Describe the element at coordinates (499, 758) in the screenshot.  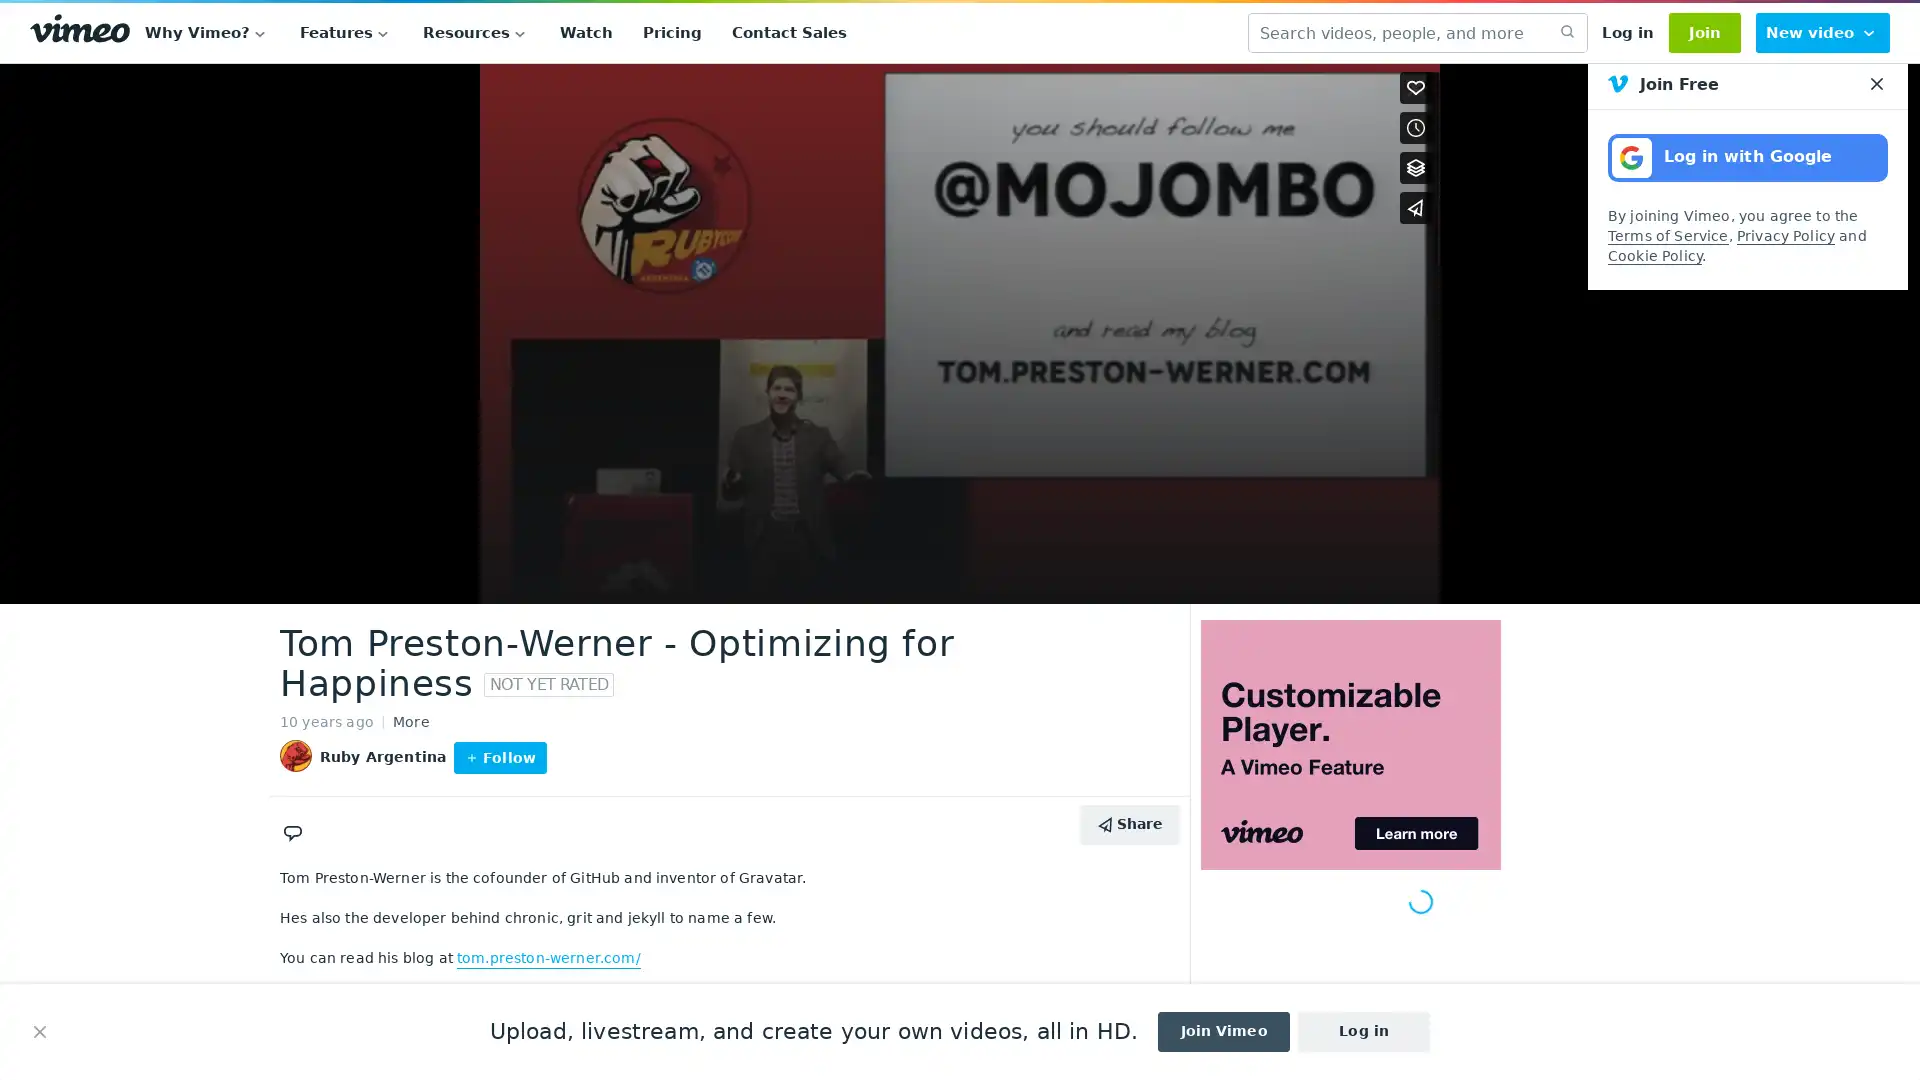
I see `Follow` at that location.